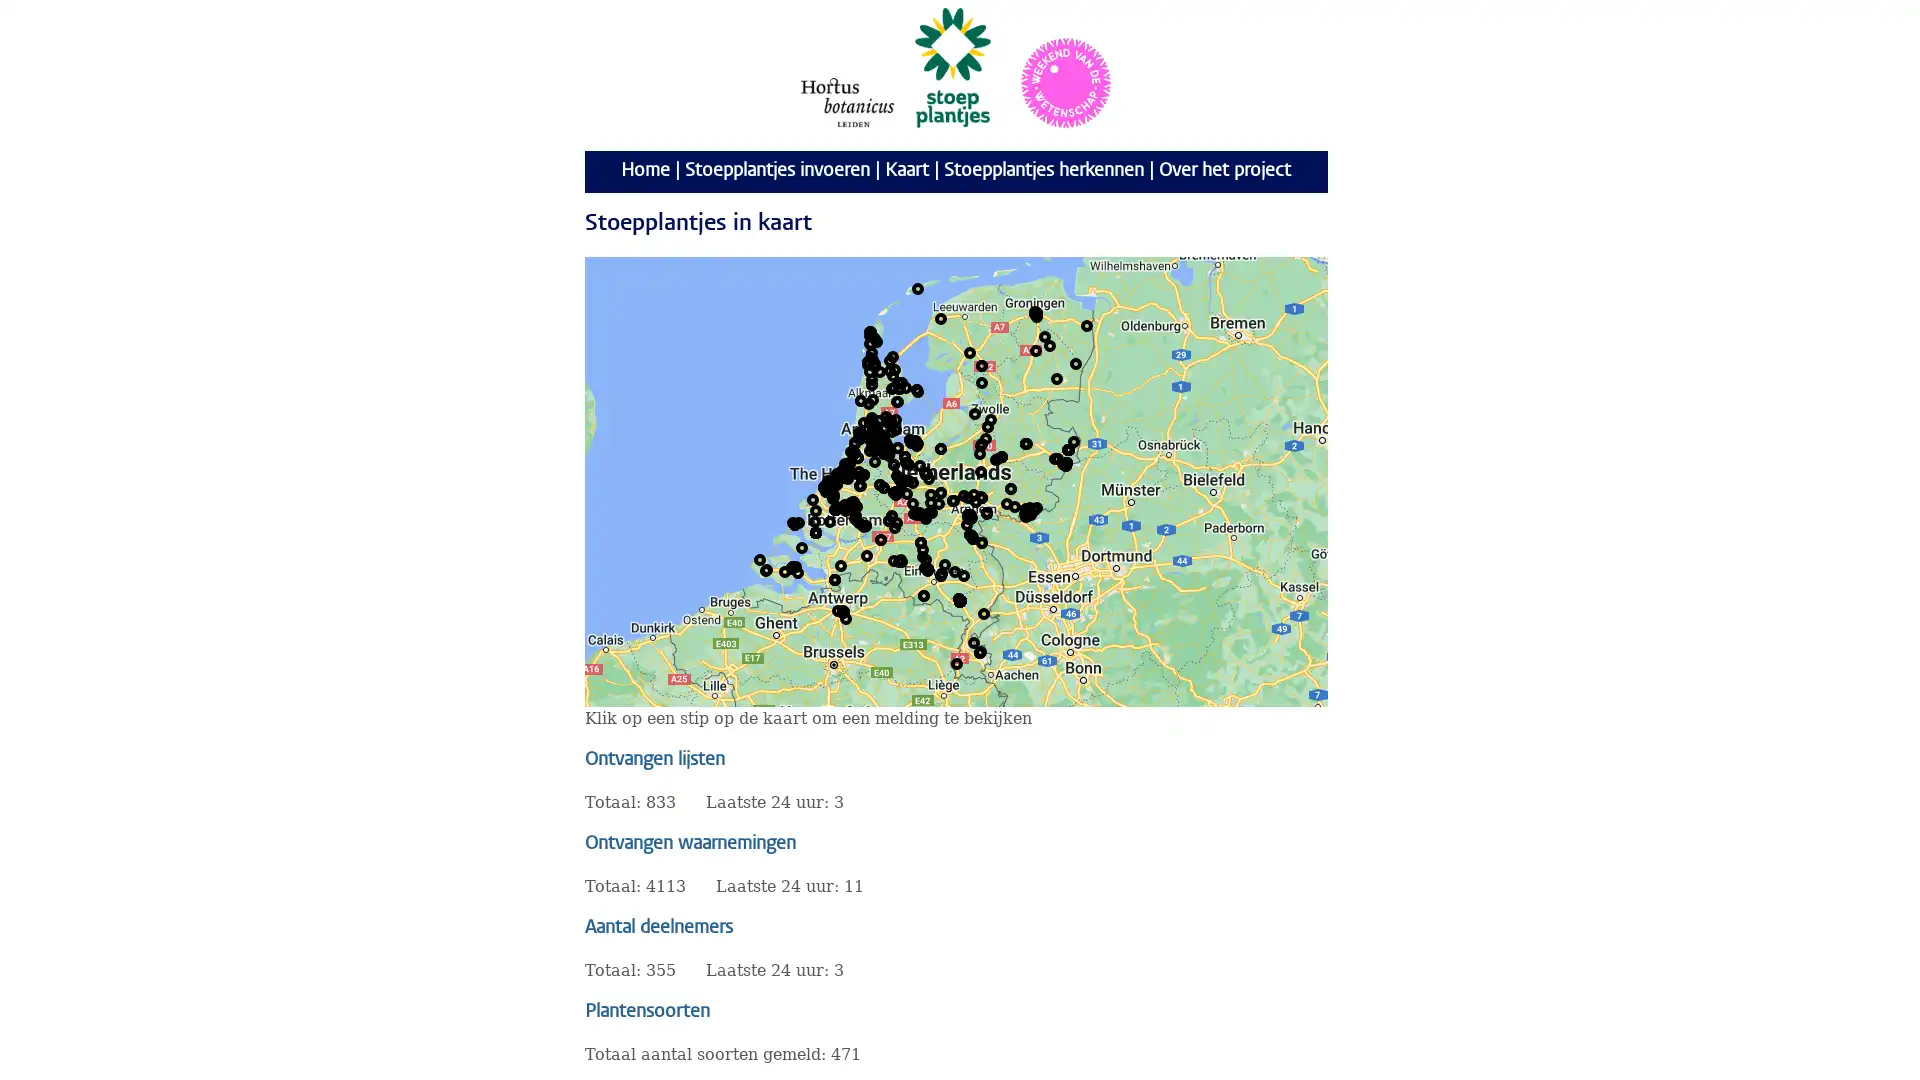  What do you see at coordinates (1061, 462) in the screenshot?
I see `Telling van Leontien op 03 juni 2022` at bounding box center [1061, 462].